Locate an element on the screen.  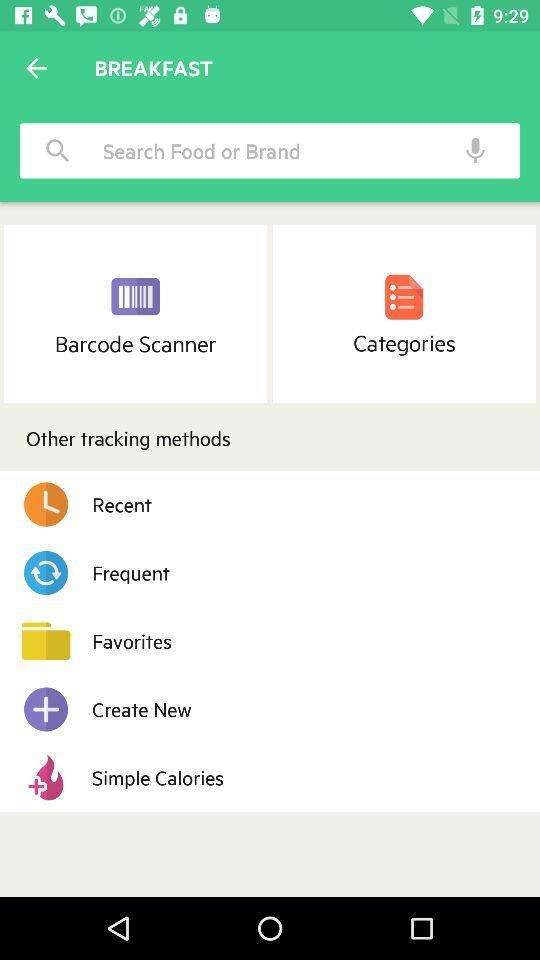
icon above the barcode scanner icon is located at coordinates (58, 149).